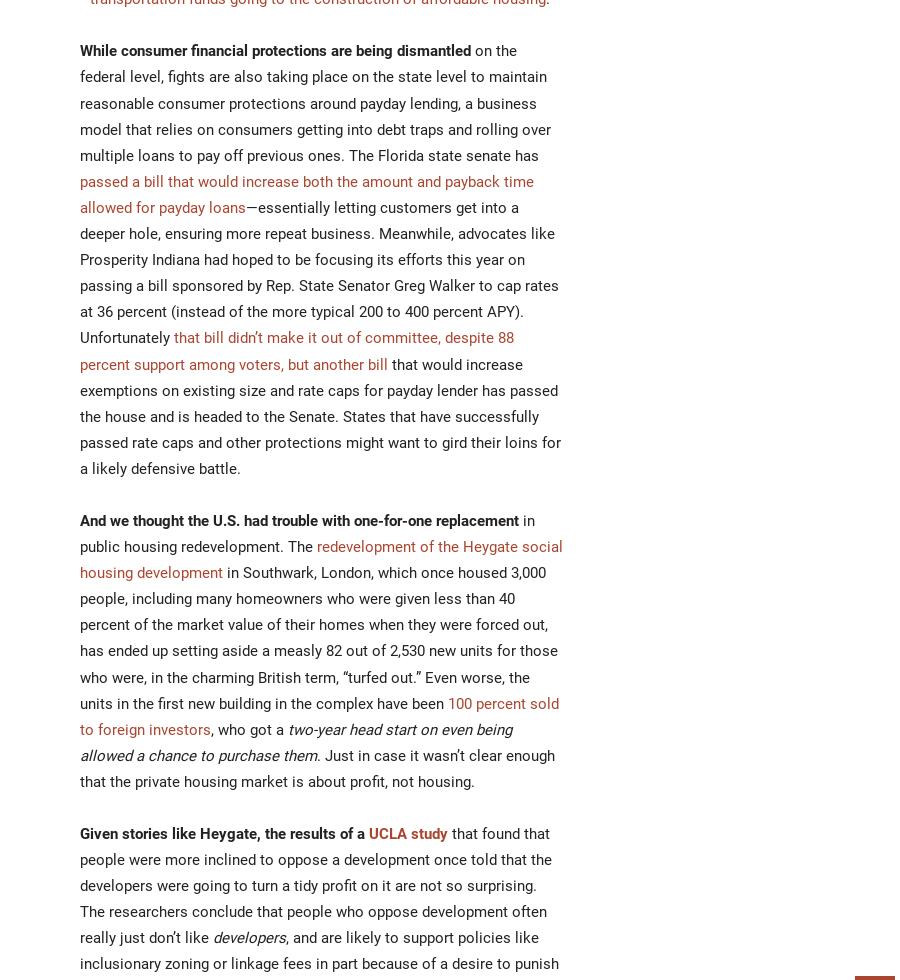 This screenshot has height=980, width=900. I want to click on '. Just in case it wasn’t clear enough that the private housing market is about profit, not housing.', so click(316, 768).